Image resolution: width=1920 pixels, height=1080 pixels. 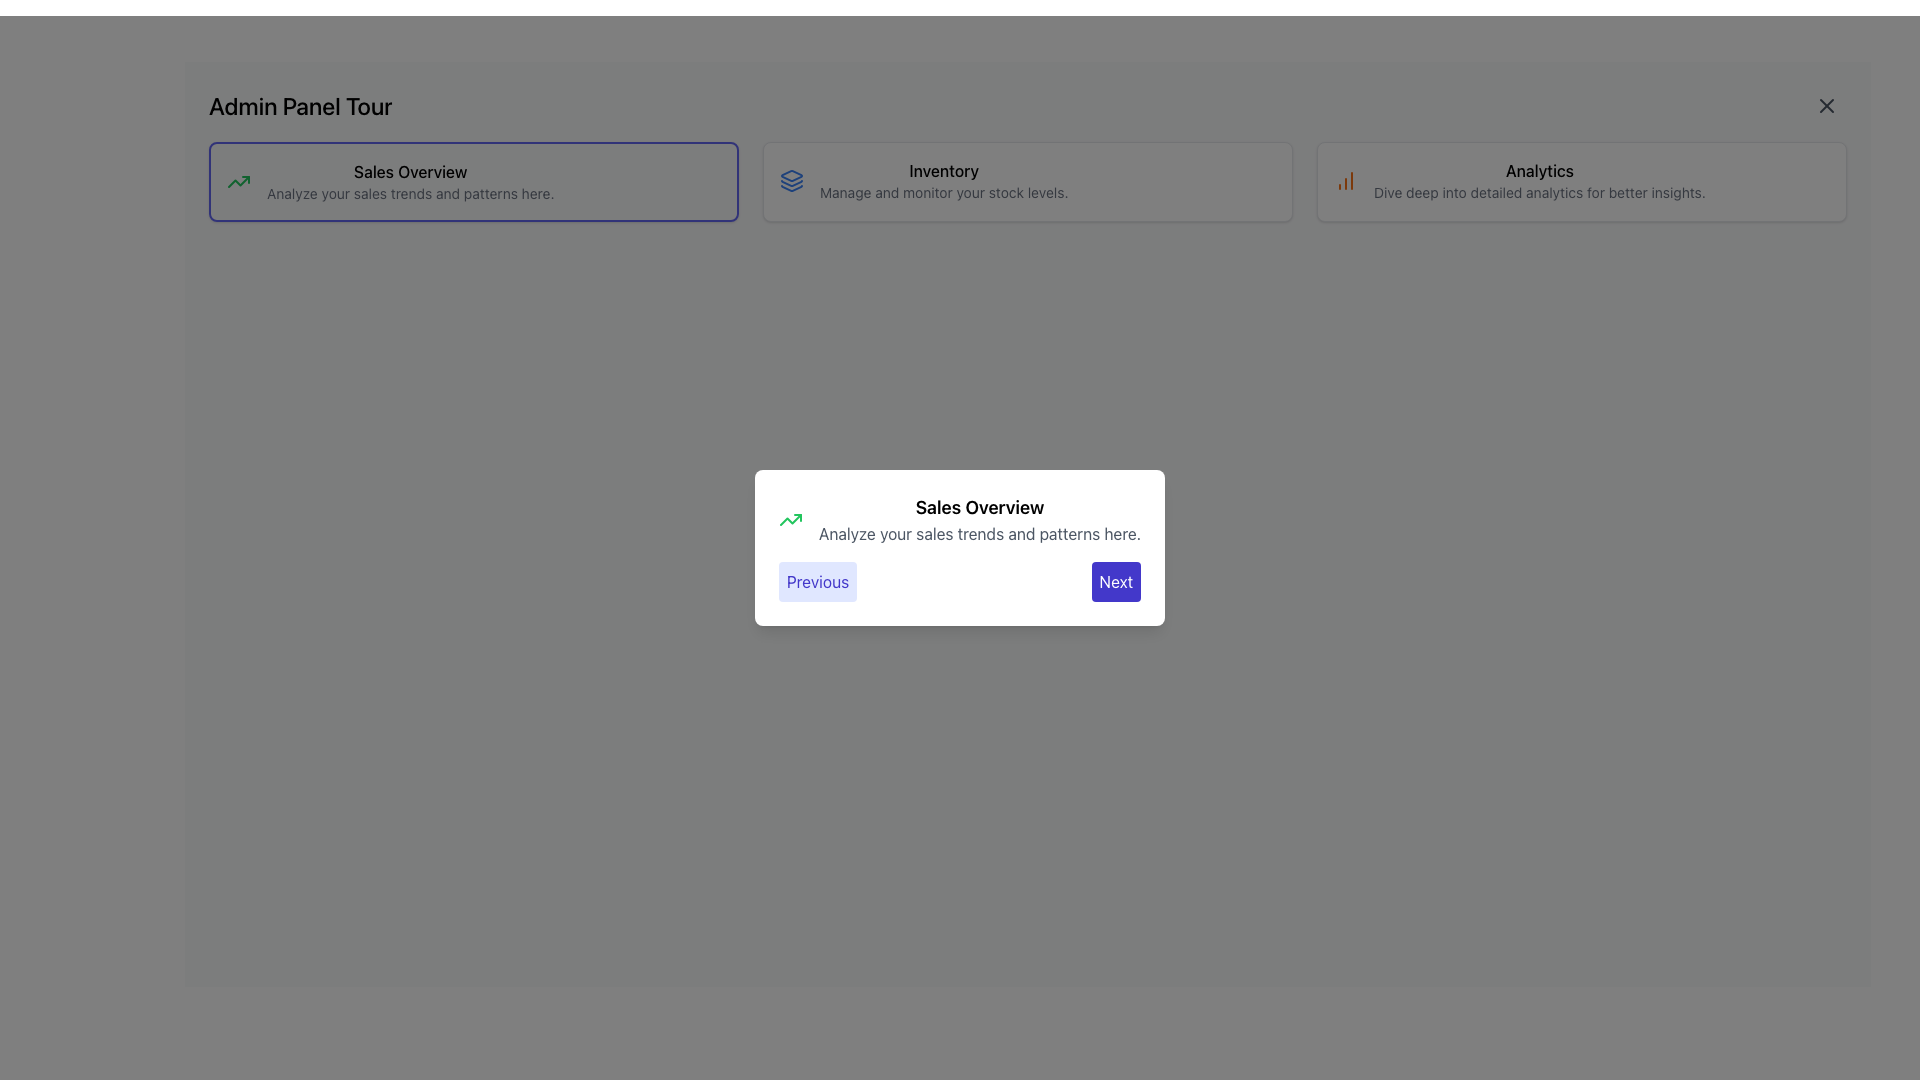 What do you see at coordinates (409, 171) in the screenshot?
I see `the Text Label that serves as a title for the associated informational card, located at the top of the first card in a horizontal layout of cards` at bounding box center [409, 171].